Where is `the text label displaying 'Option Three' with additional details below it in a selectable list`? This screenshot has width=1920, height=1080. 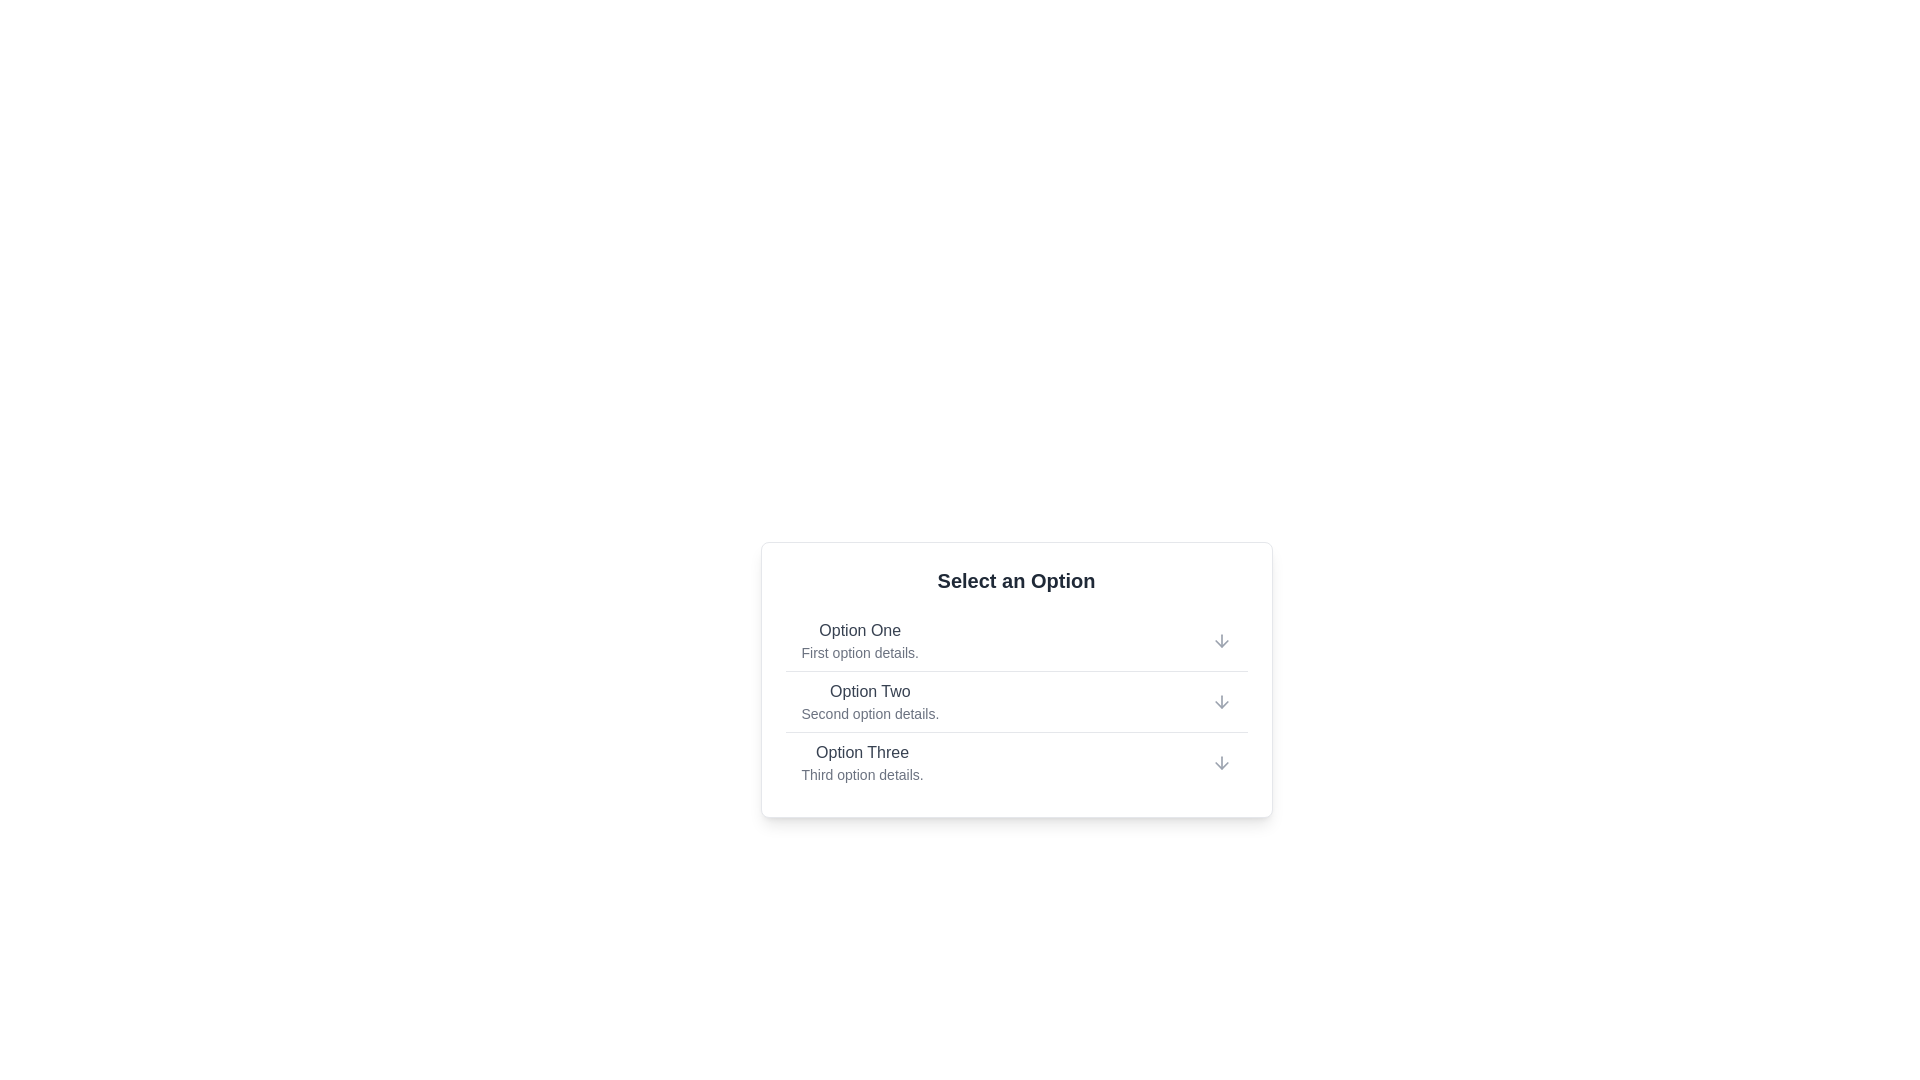
the text label displaying 'Option Three' with additional details below it in a selectable list is located at coordinates (862, 763).